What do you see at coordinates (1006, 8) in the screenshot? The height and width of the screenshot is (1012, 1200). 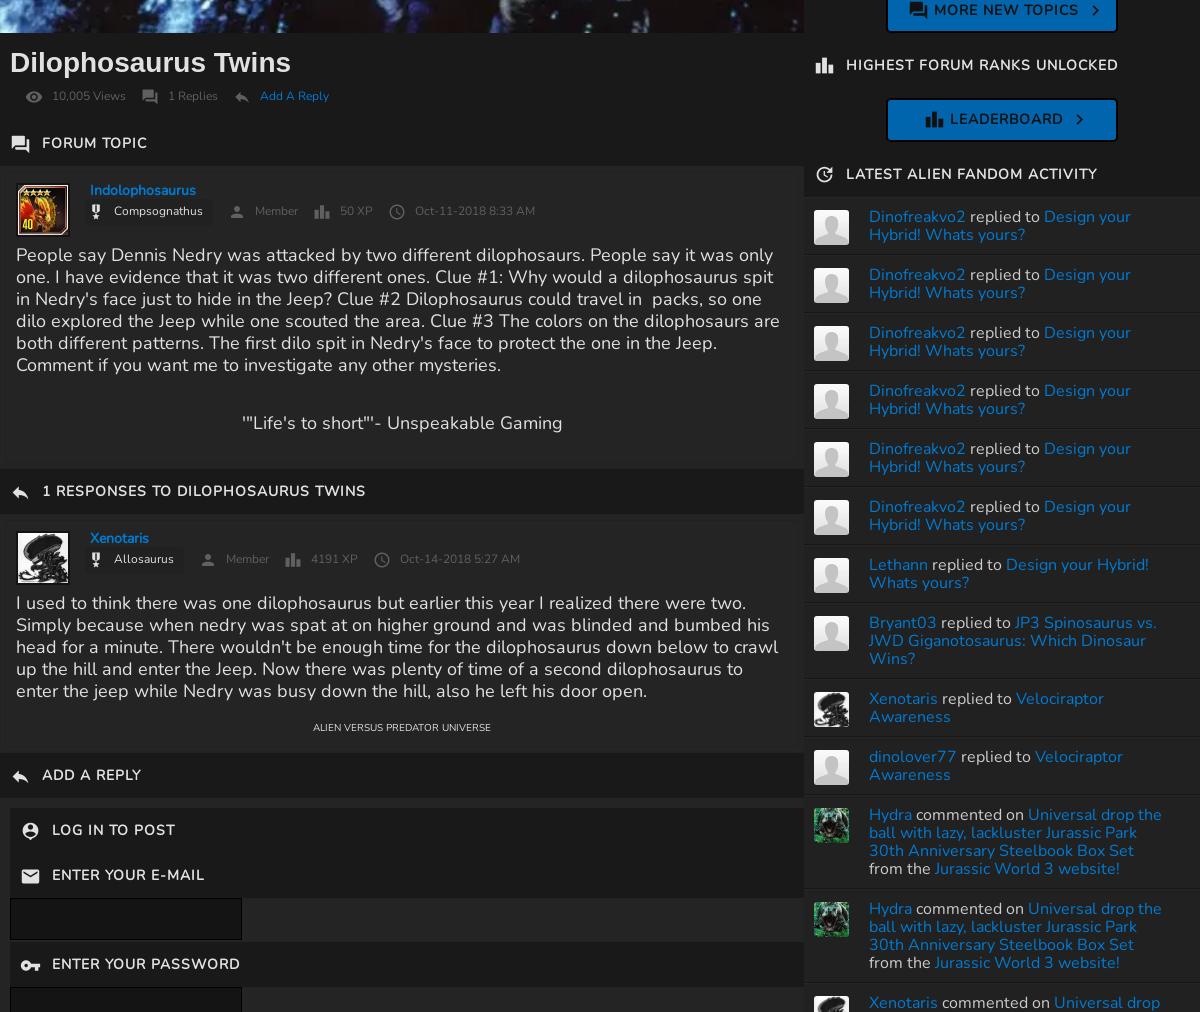 I see `'More New Topics'` at bounding box center [1006, 8].